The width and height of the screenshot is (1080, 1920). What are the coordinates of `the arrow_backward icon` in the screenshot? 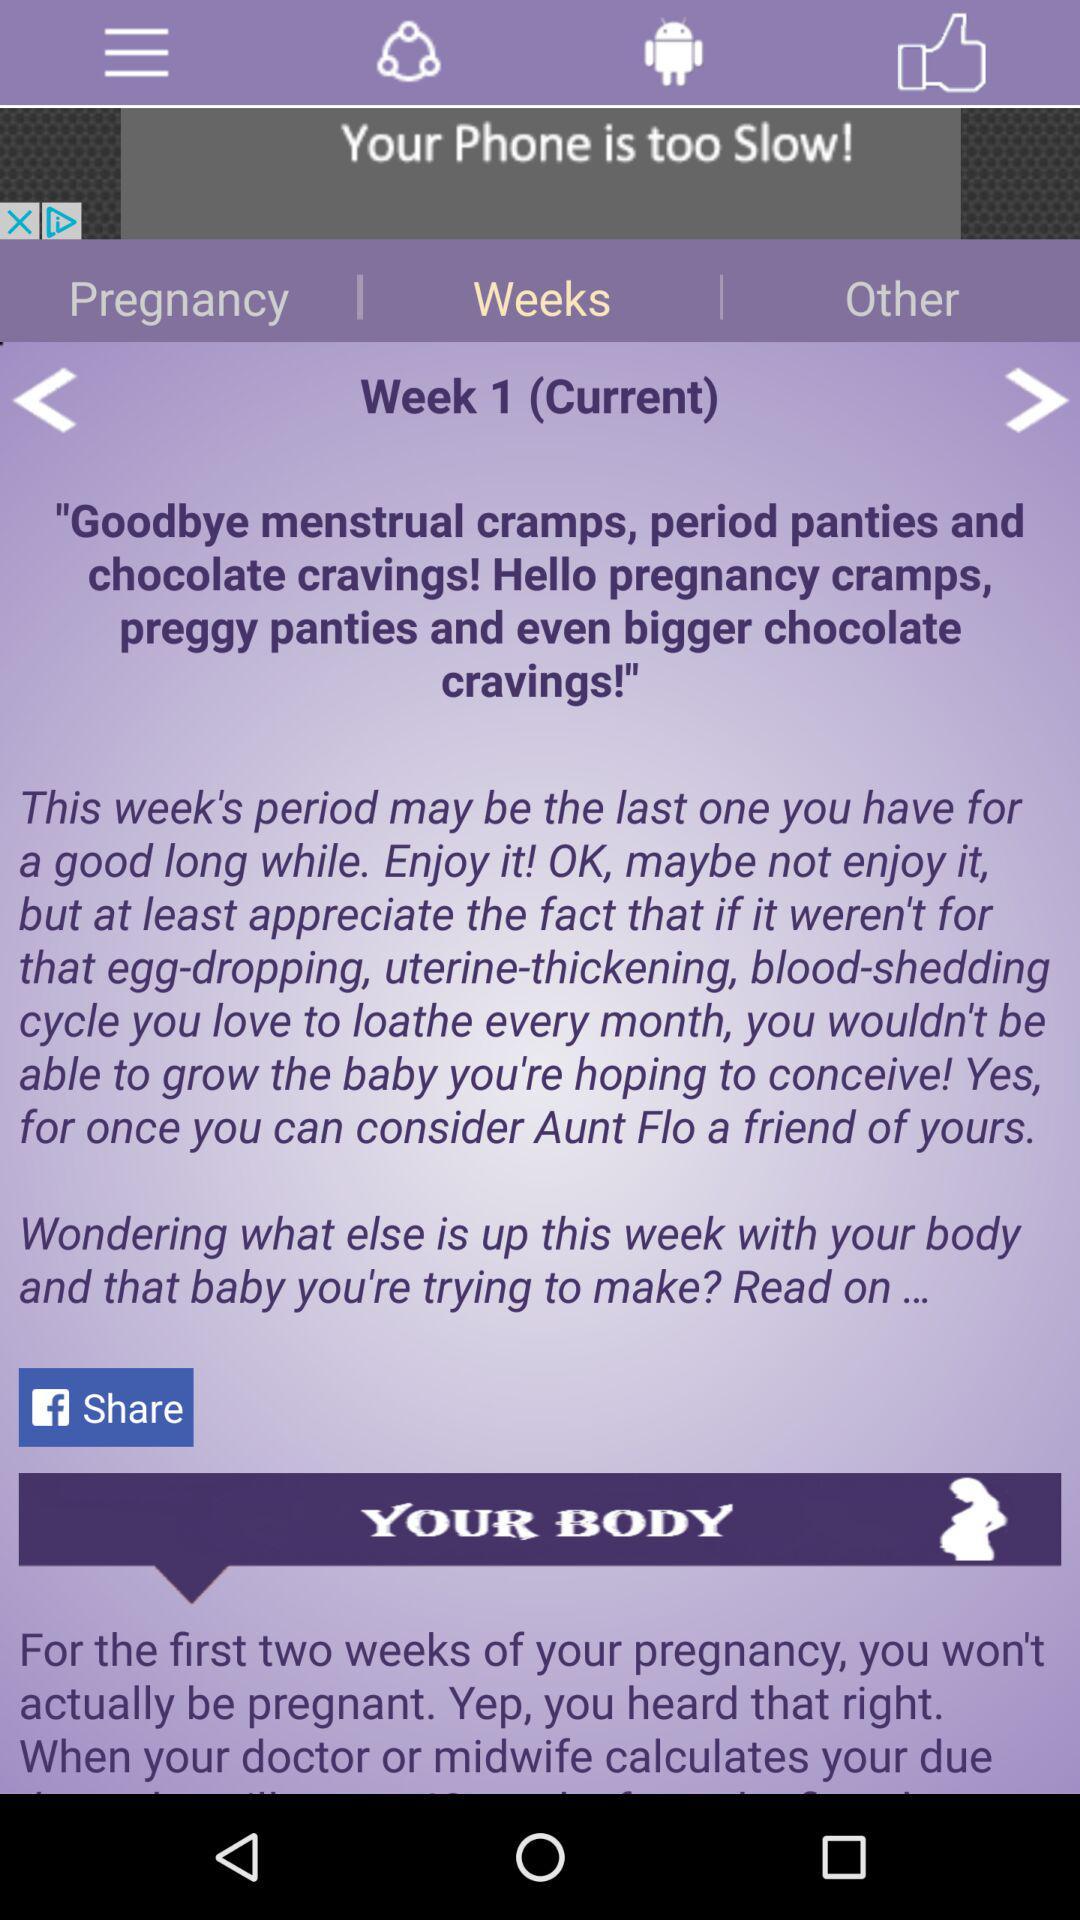 It's located at (43, 426).